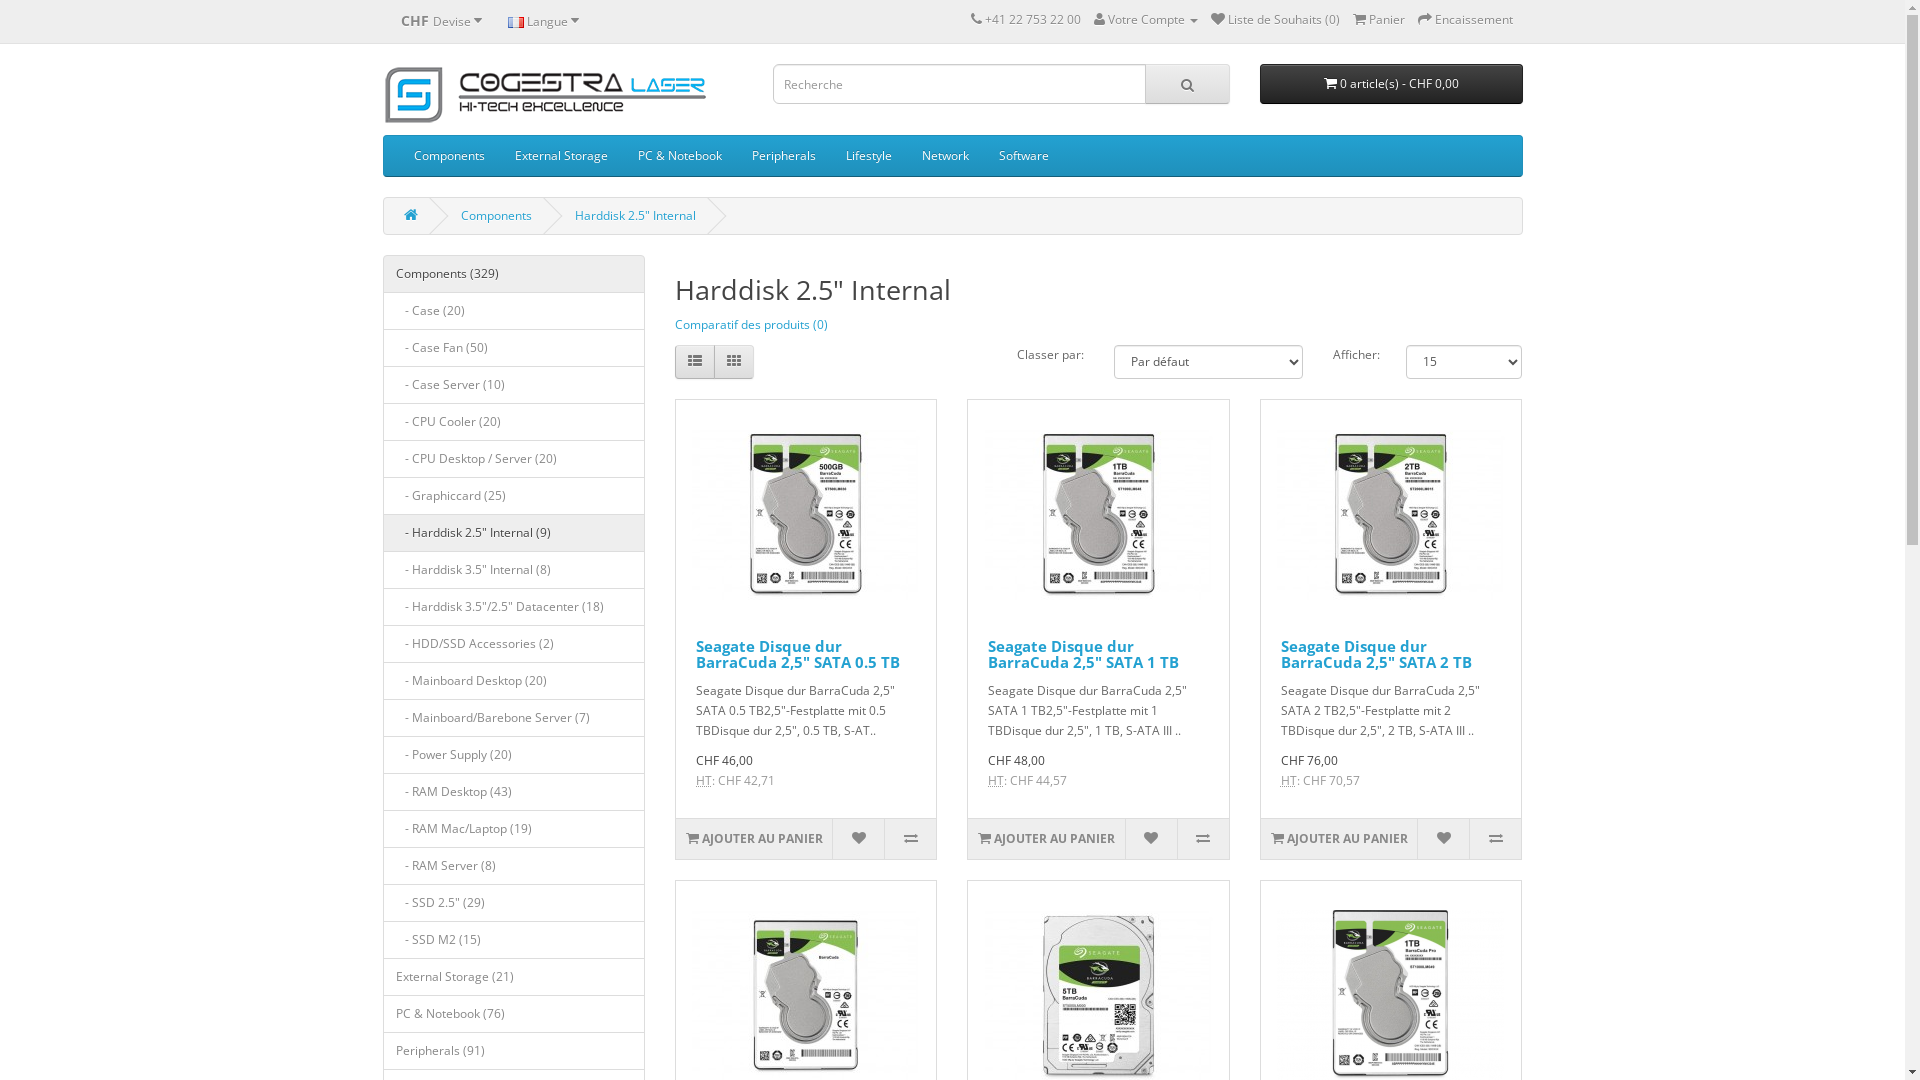  What do you see at coordinates (513, 459) in the screenshot?
I see `'   - CPU Desktop / Server (20)'` at bounding box center [513, 459].